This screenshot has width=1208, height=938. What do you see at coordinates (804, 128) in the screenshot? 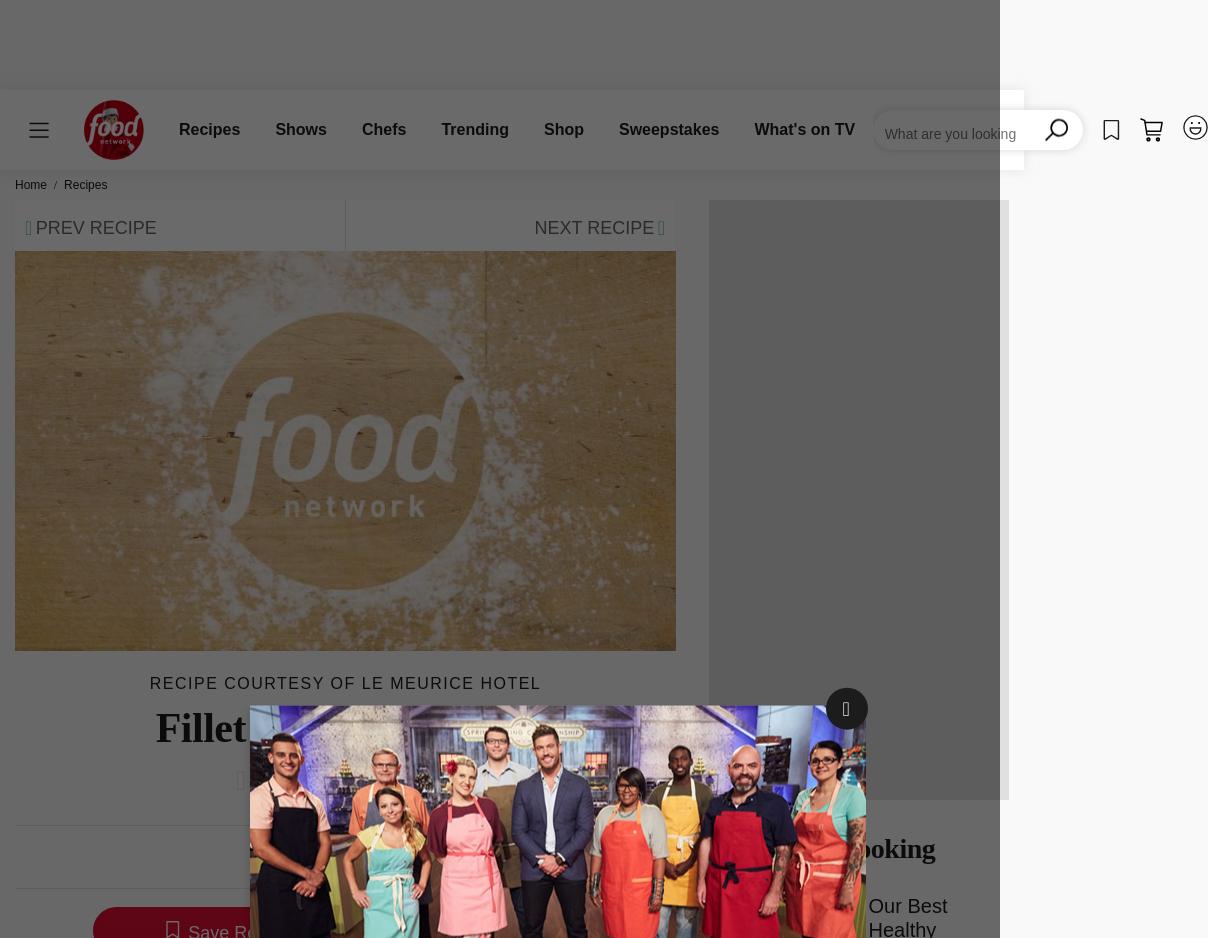
I see `'What's on TV'` at bounding box center [804, 128].